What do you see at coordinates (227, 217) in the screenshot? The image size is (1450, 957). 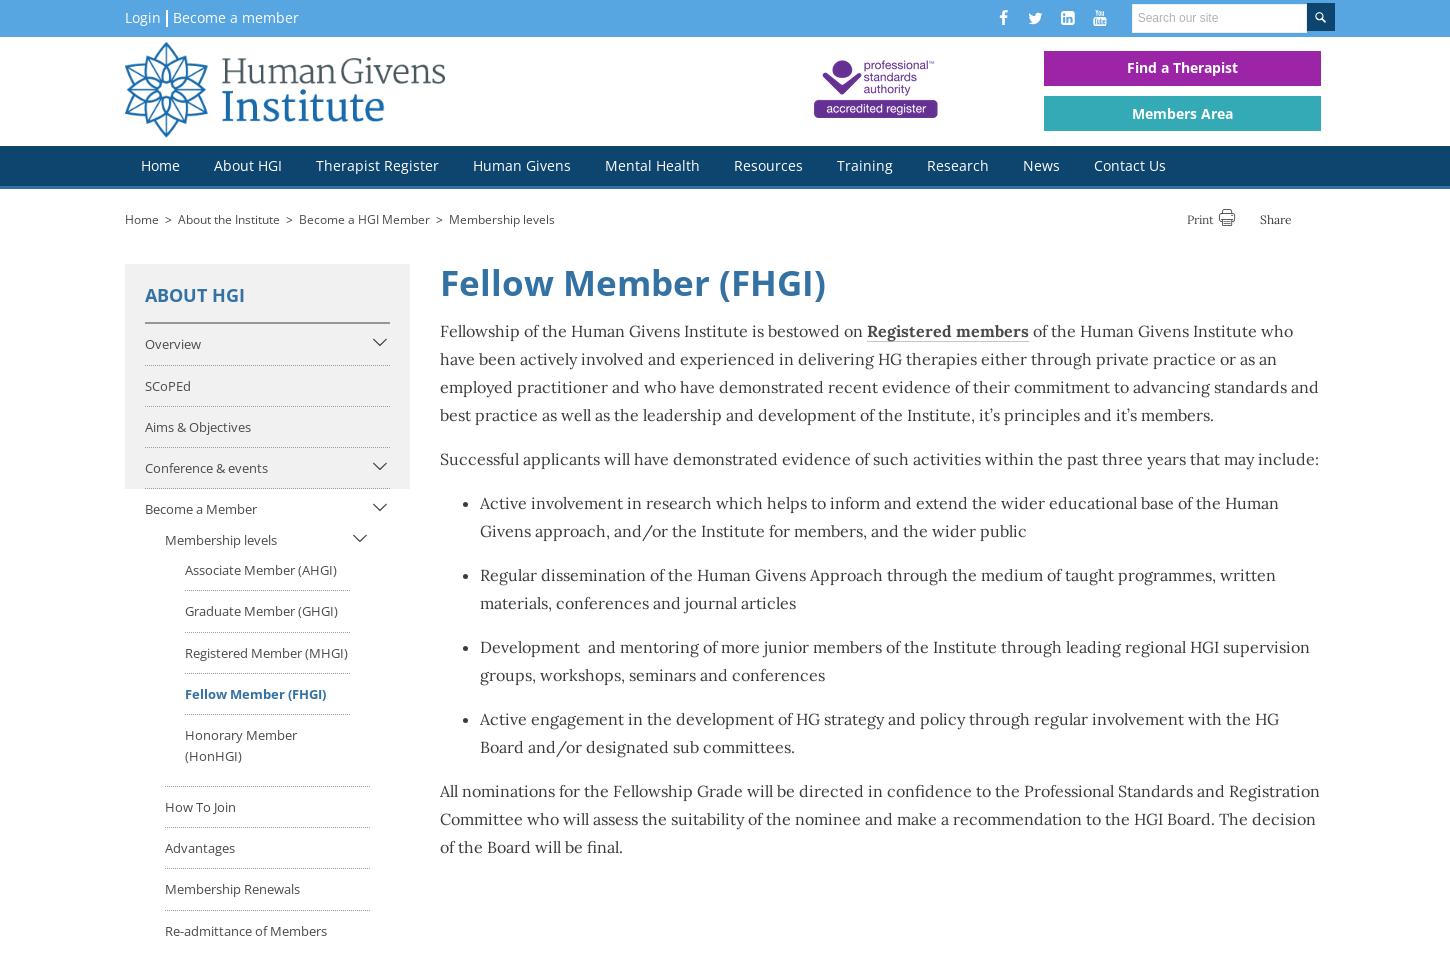 I see `'About the Institute'` at bounding box center [227, 217].